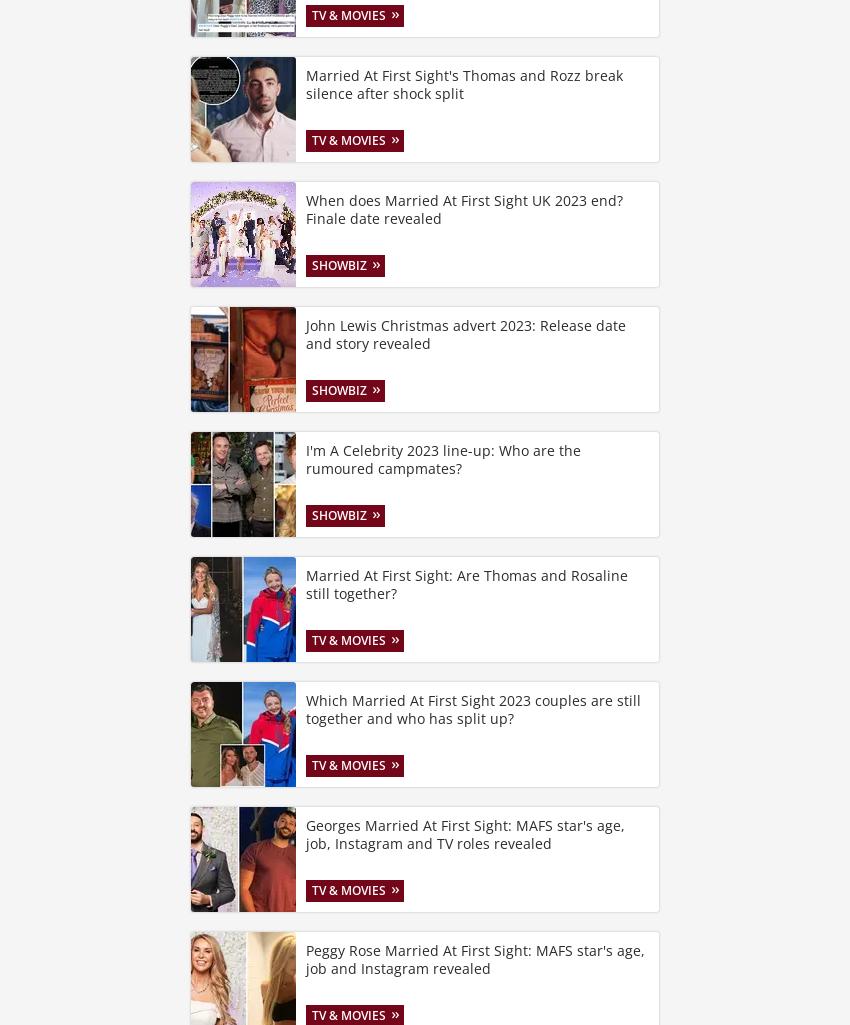 Image resolution: width=850 pixels, height=1025 pixels. What do you see at coordinates (463, 209) in the screenshot?
I see `'When does Married At First Sight UK 2023 end? Finale date revealed'` at bounding box center [463, 209].